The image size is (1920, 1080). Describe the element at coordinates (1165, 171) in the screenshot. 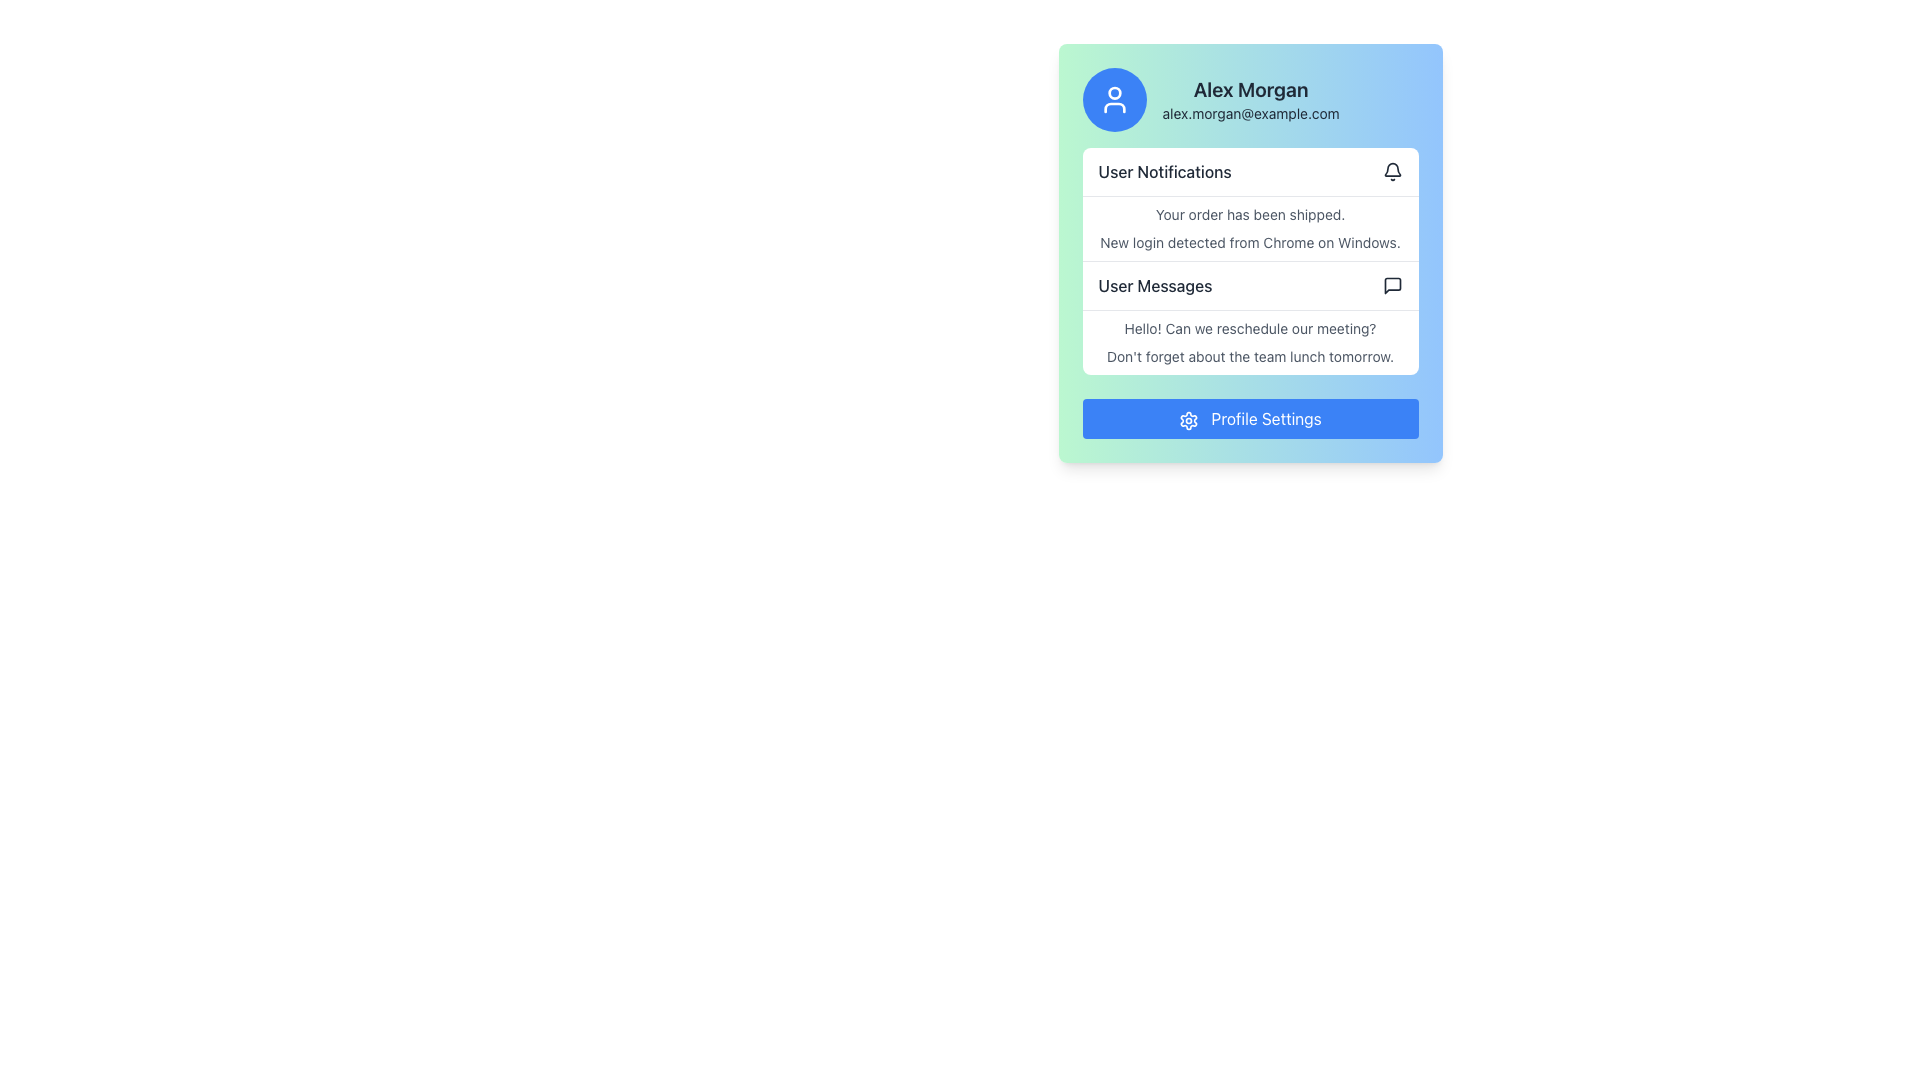

I see `text label displaying 'User Notifications' which serves as the header for the notification area located in the profile section` at that location.